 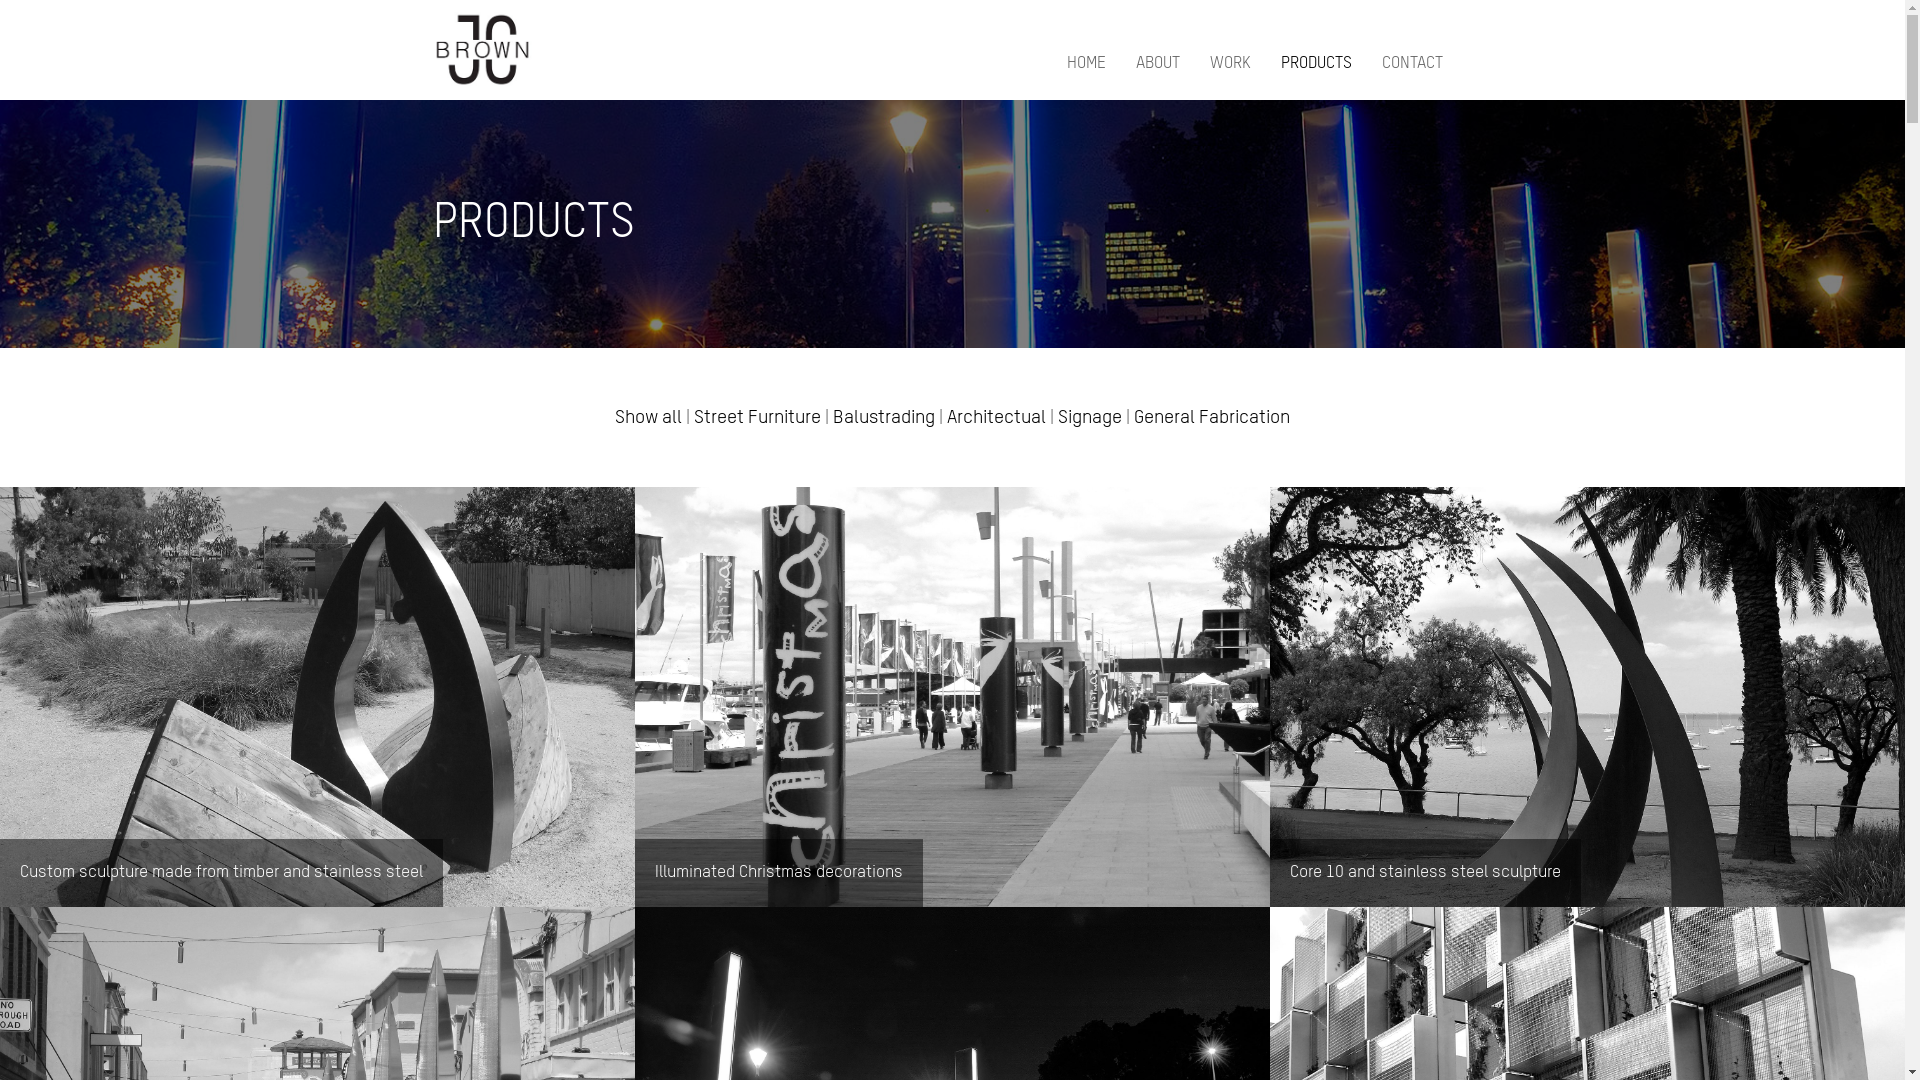 I want to click on 'Signage', so click(x=1088, y=416).